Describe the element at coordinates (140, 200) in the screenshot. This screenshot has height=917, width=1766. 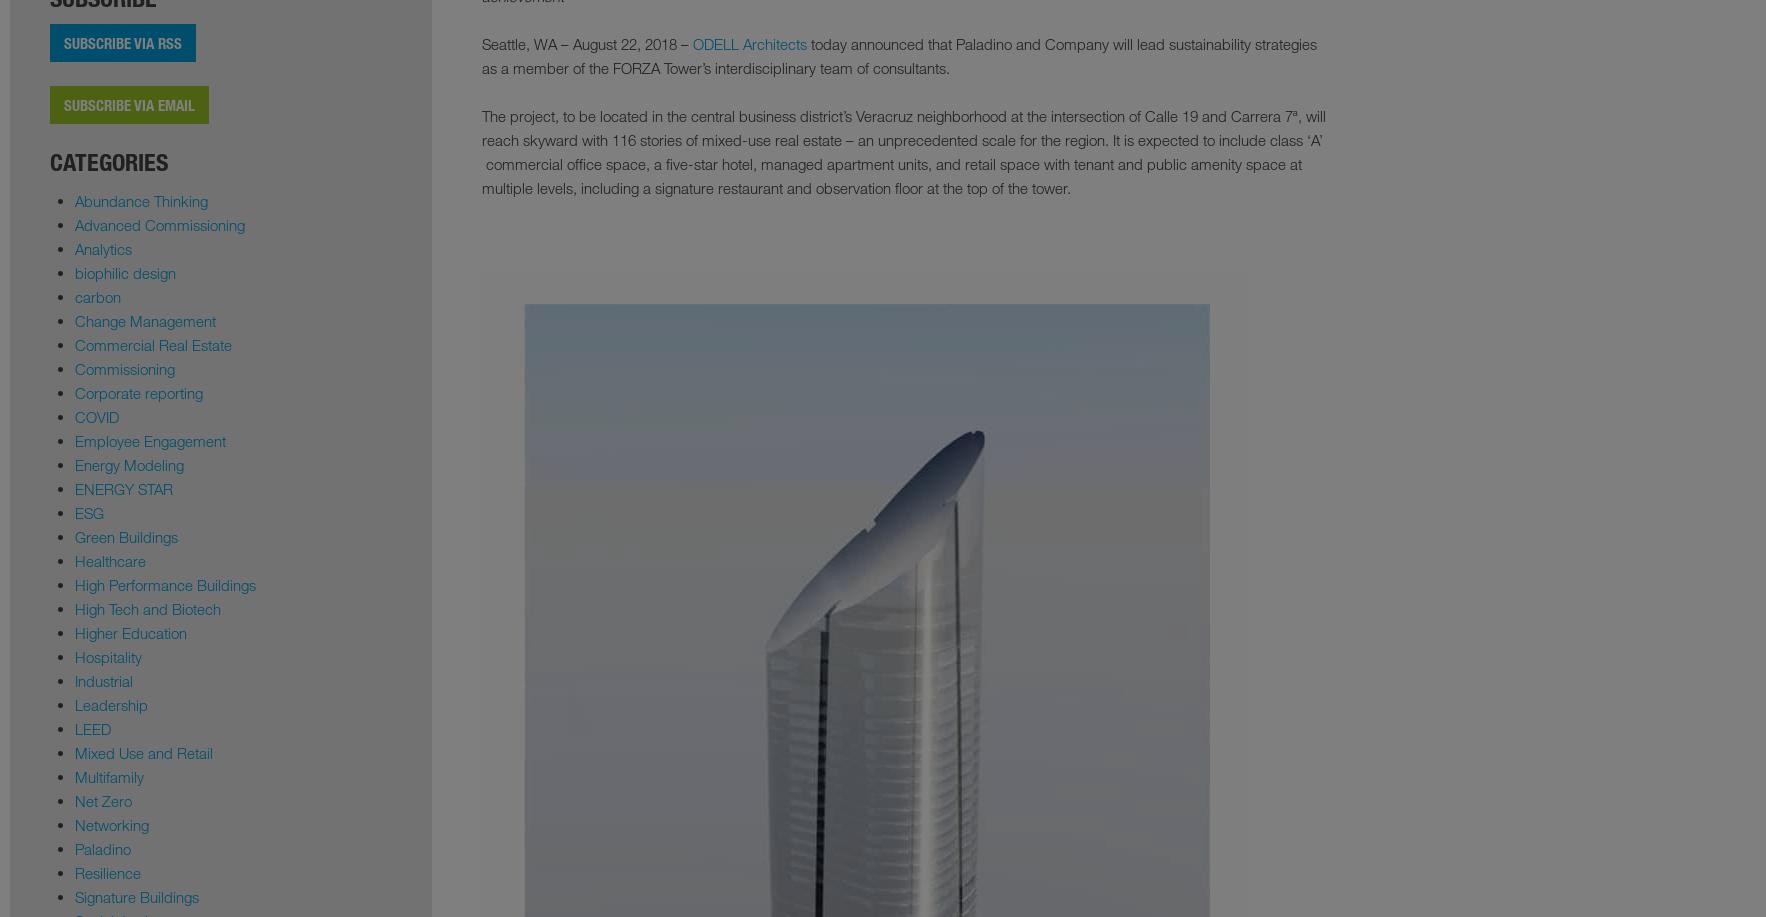
I see `'Abundance Thinking'` at that location.